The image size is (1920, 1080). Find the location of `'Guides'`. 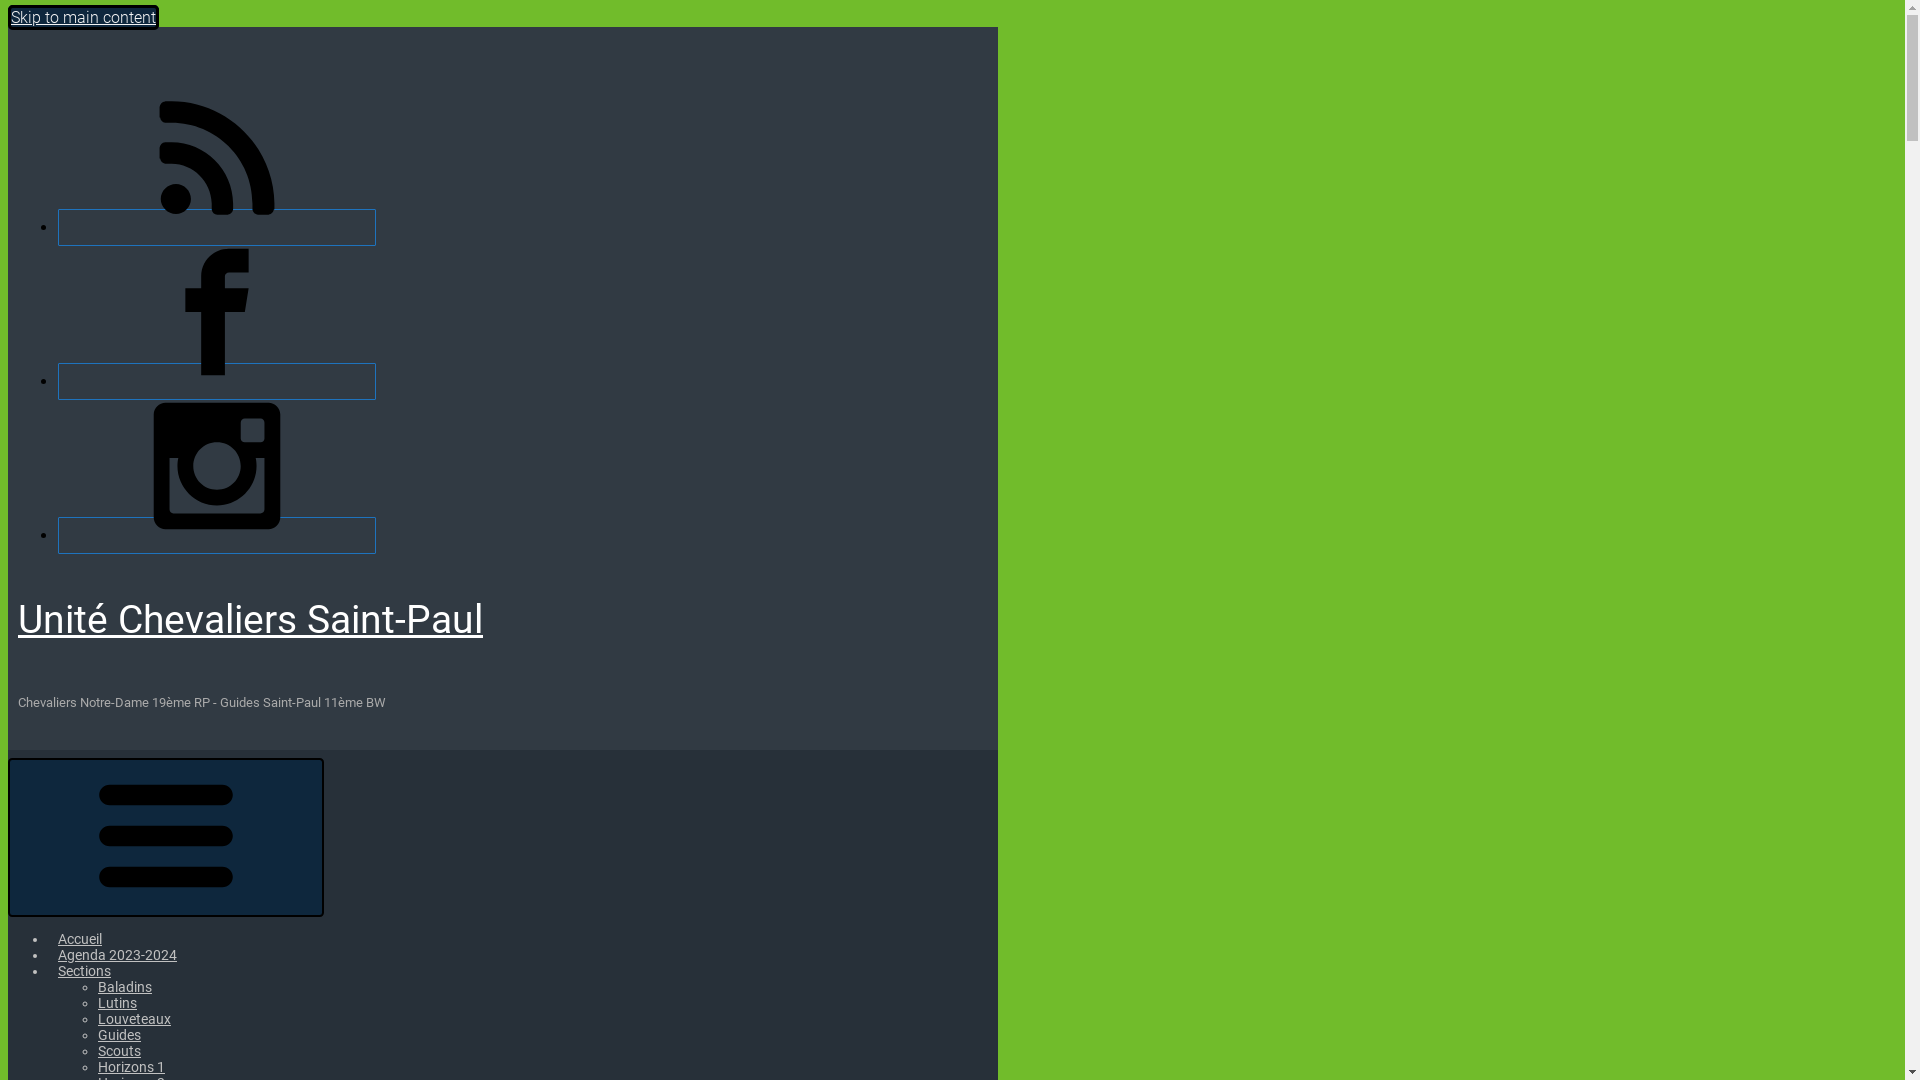

'Guides' is located at coordinates (118, 1034).